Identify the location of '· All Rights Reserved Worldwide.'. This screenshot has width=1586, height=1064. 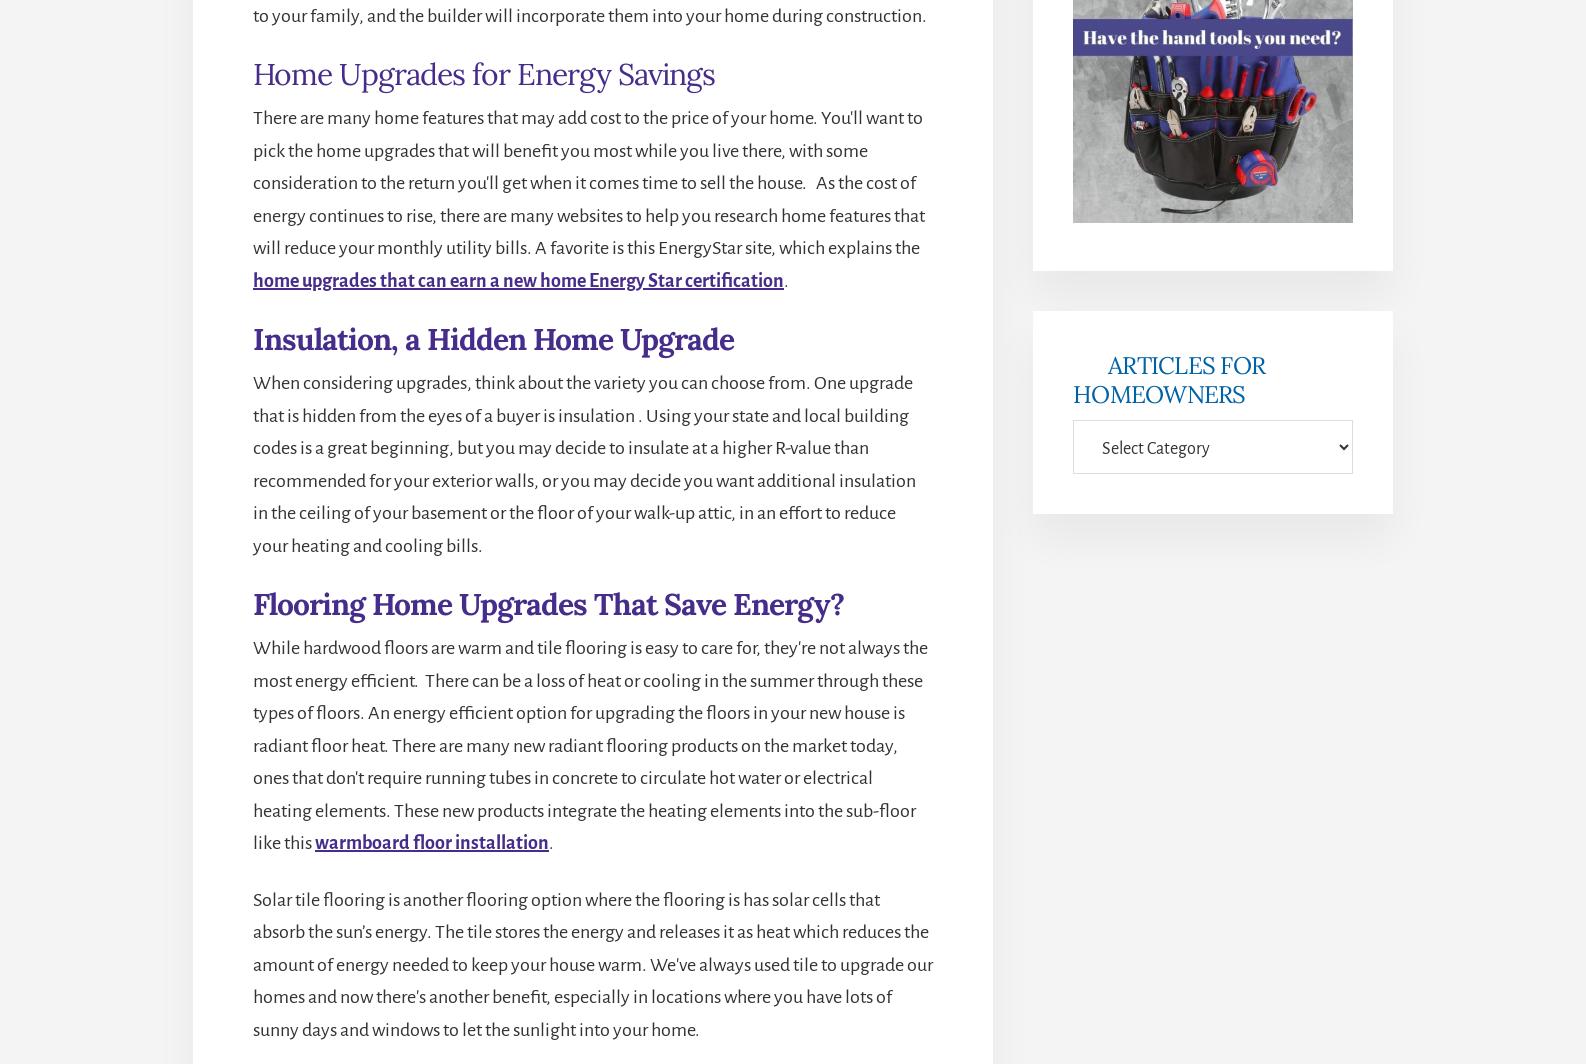
(821, 906).